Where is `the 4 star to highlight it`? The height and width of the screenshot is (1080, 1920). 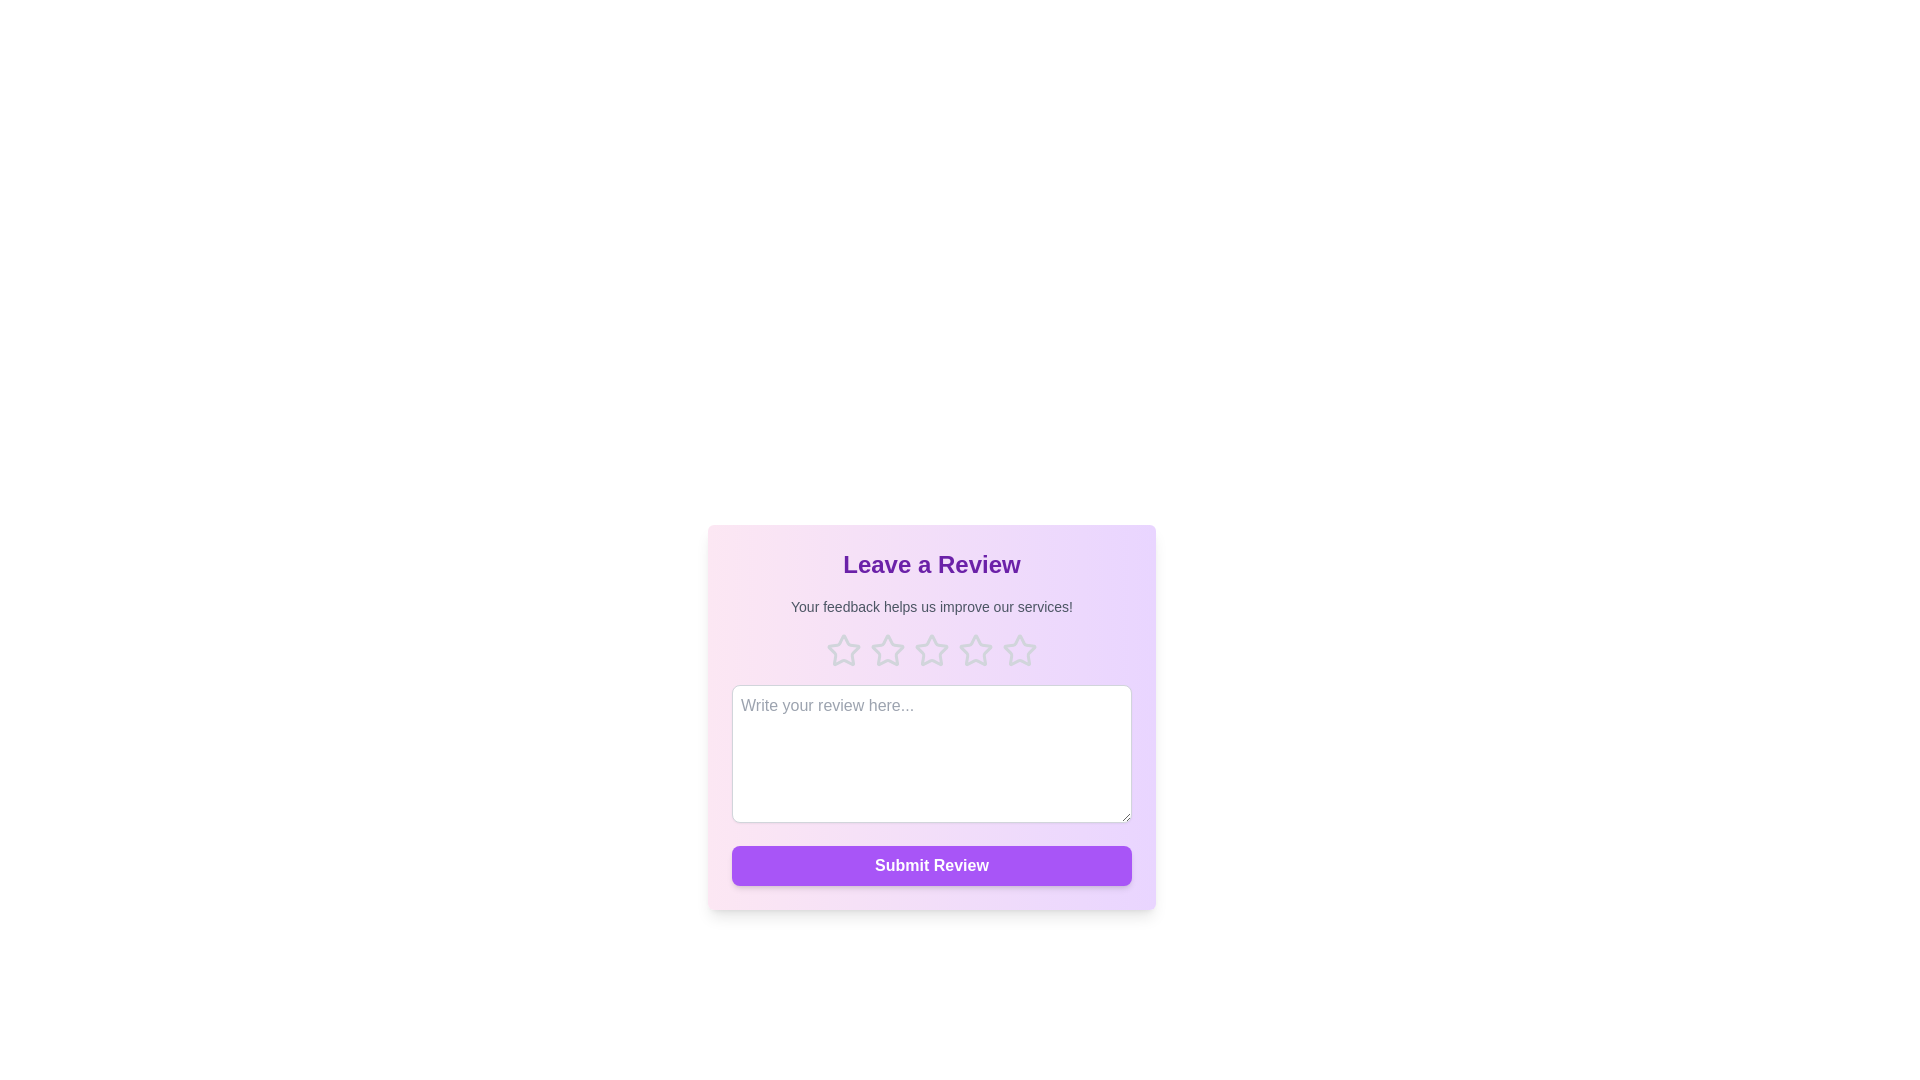
the 4 star to highlight it is located at coordinates (975, 651).